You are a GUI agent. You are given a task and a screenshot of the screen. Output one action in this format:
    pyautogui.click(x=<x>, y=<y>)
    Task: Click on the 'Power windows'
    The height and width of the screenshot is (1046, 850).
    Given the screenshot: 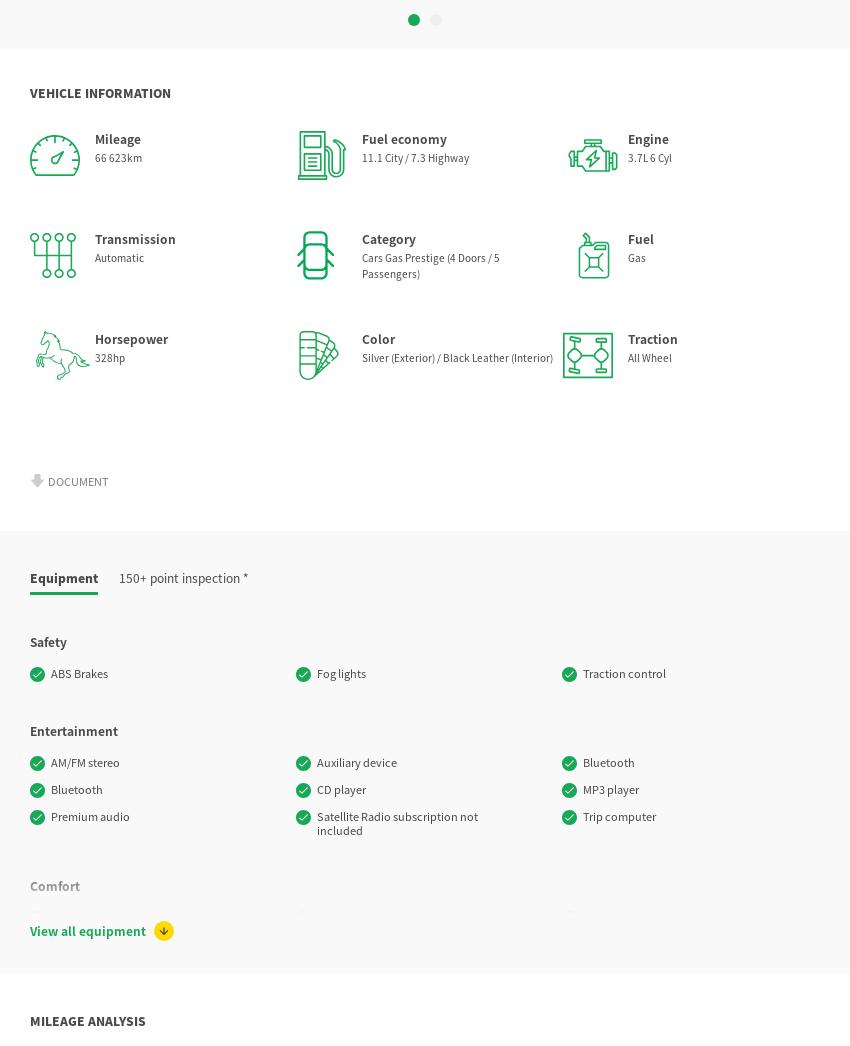 What is the action you would take?
    pyautogui.click(x=90, y=645)
    